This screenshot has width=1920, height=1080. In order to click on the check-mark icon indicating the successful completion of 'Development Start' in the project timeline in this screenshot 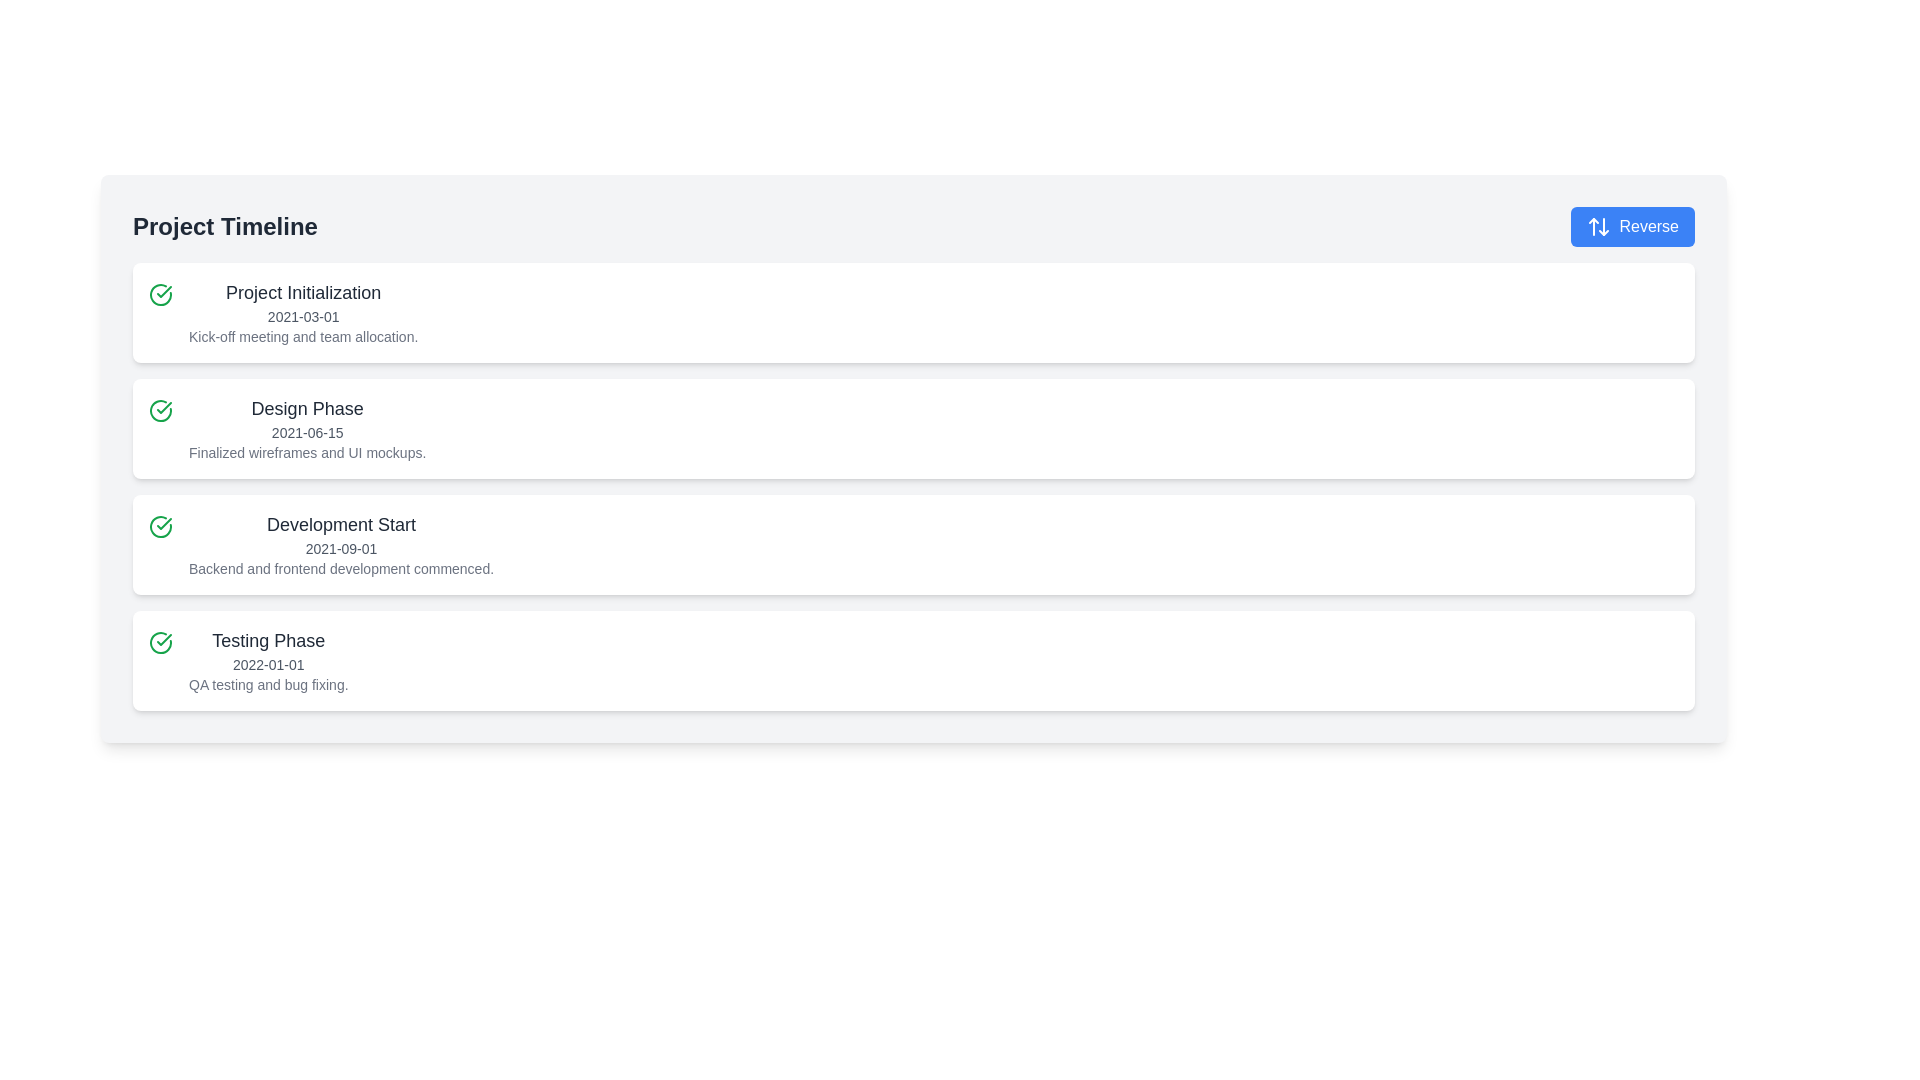, I will do `click(164, 640)`.